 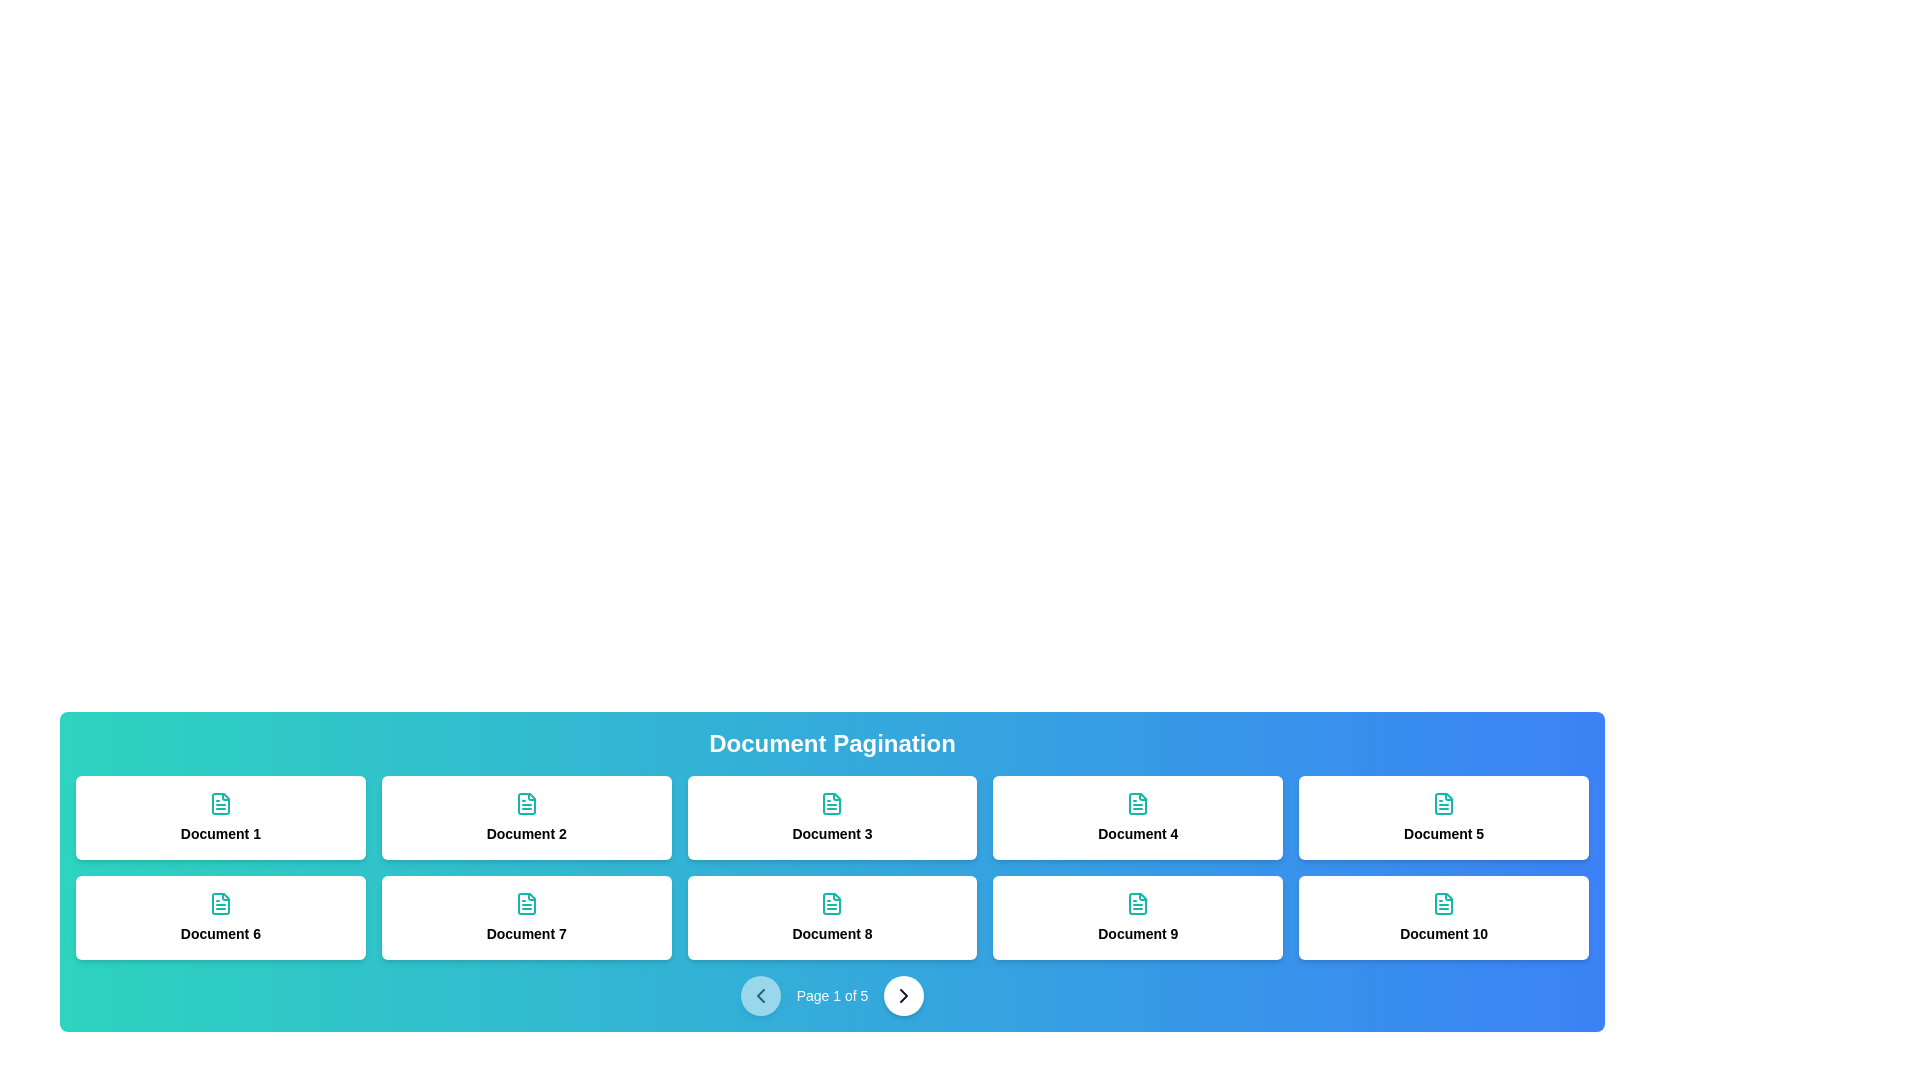 What do you see at coordinates (832, 933) in the screenshot?
I see `the text label that represents a document in the grid layout under 'Document Pagination', located in the second row and fourth column` at bounding box center [832, 933].